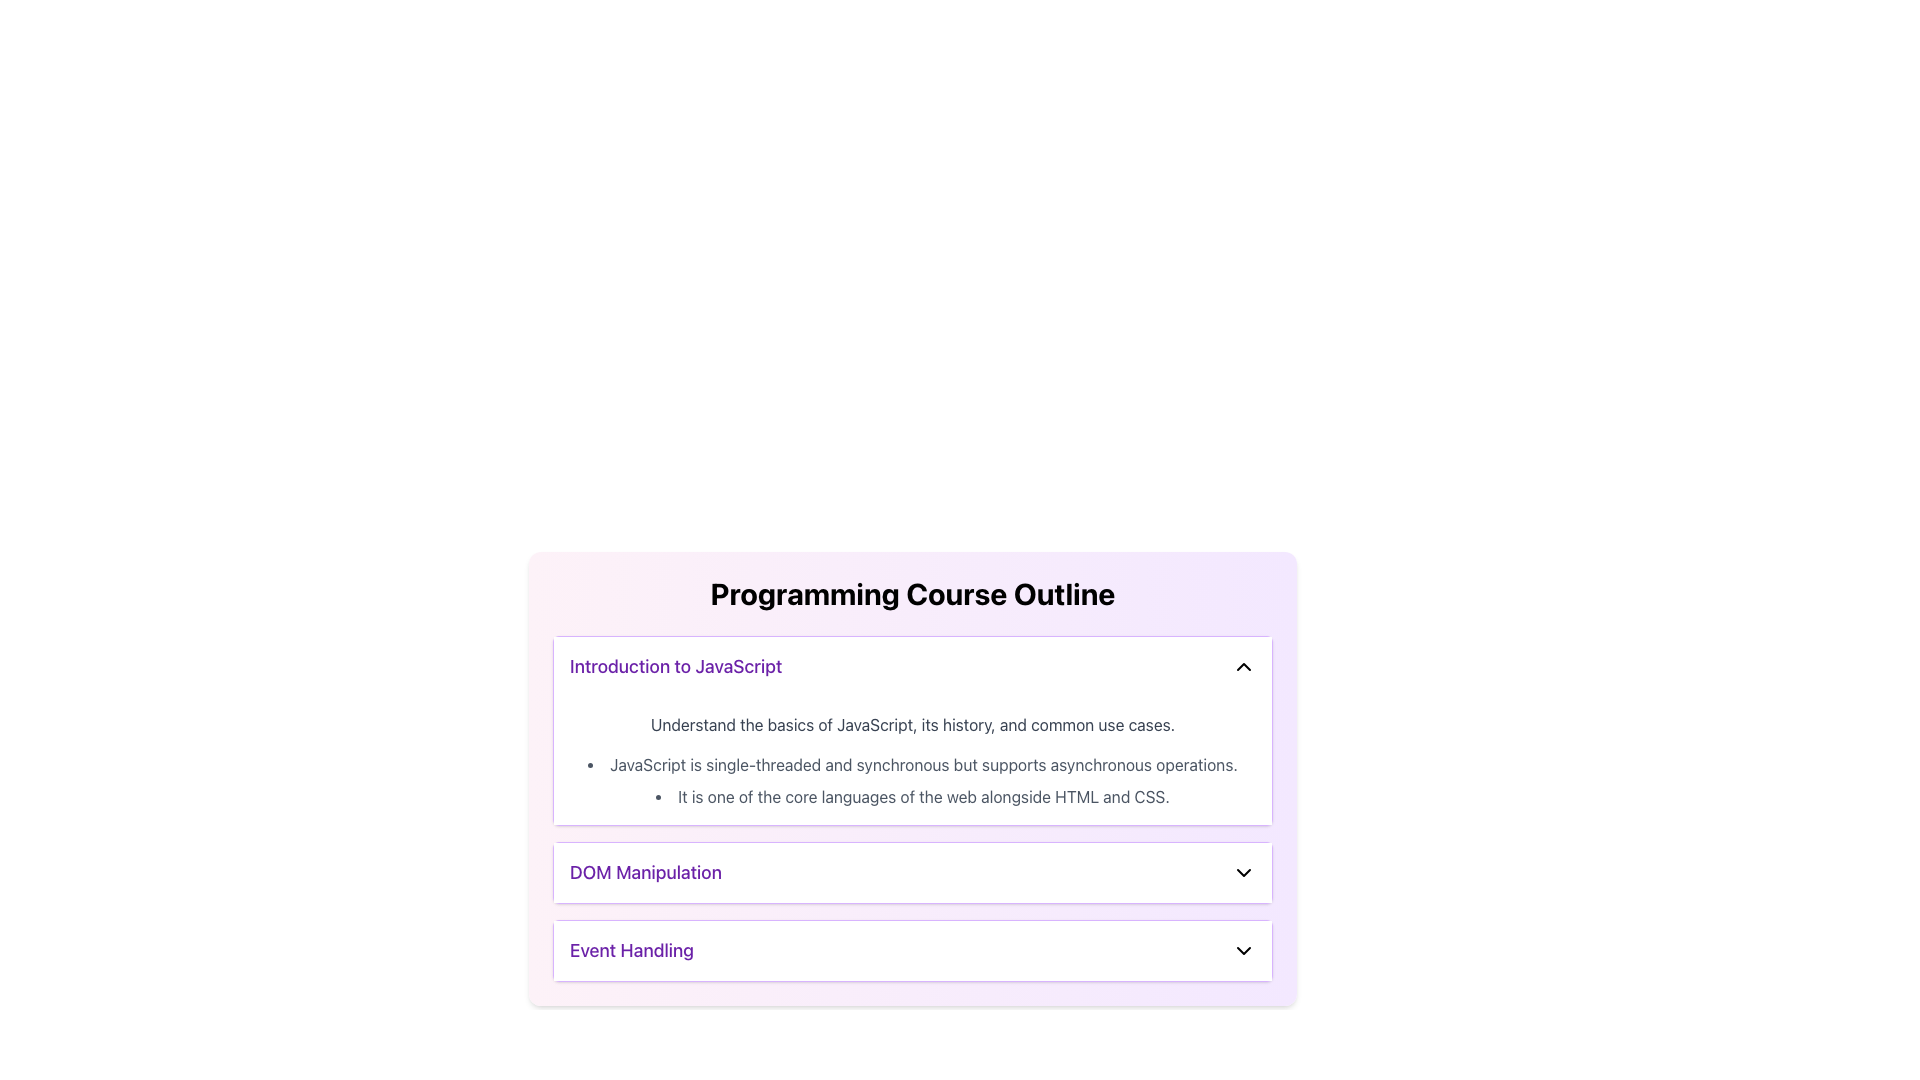 The height and width of the screenshot is (1080, 1920). I want to click on the upward-pointing chevron icon located to the right of the heading 'Introduction to JavaScript', so click(1242, 667).